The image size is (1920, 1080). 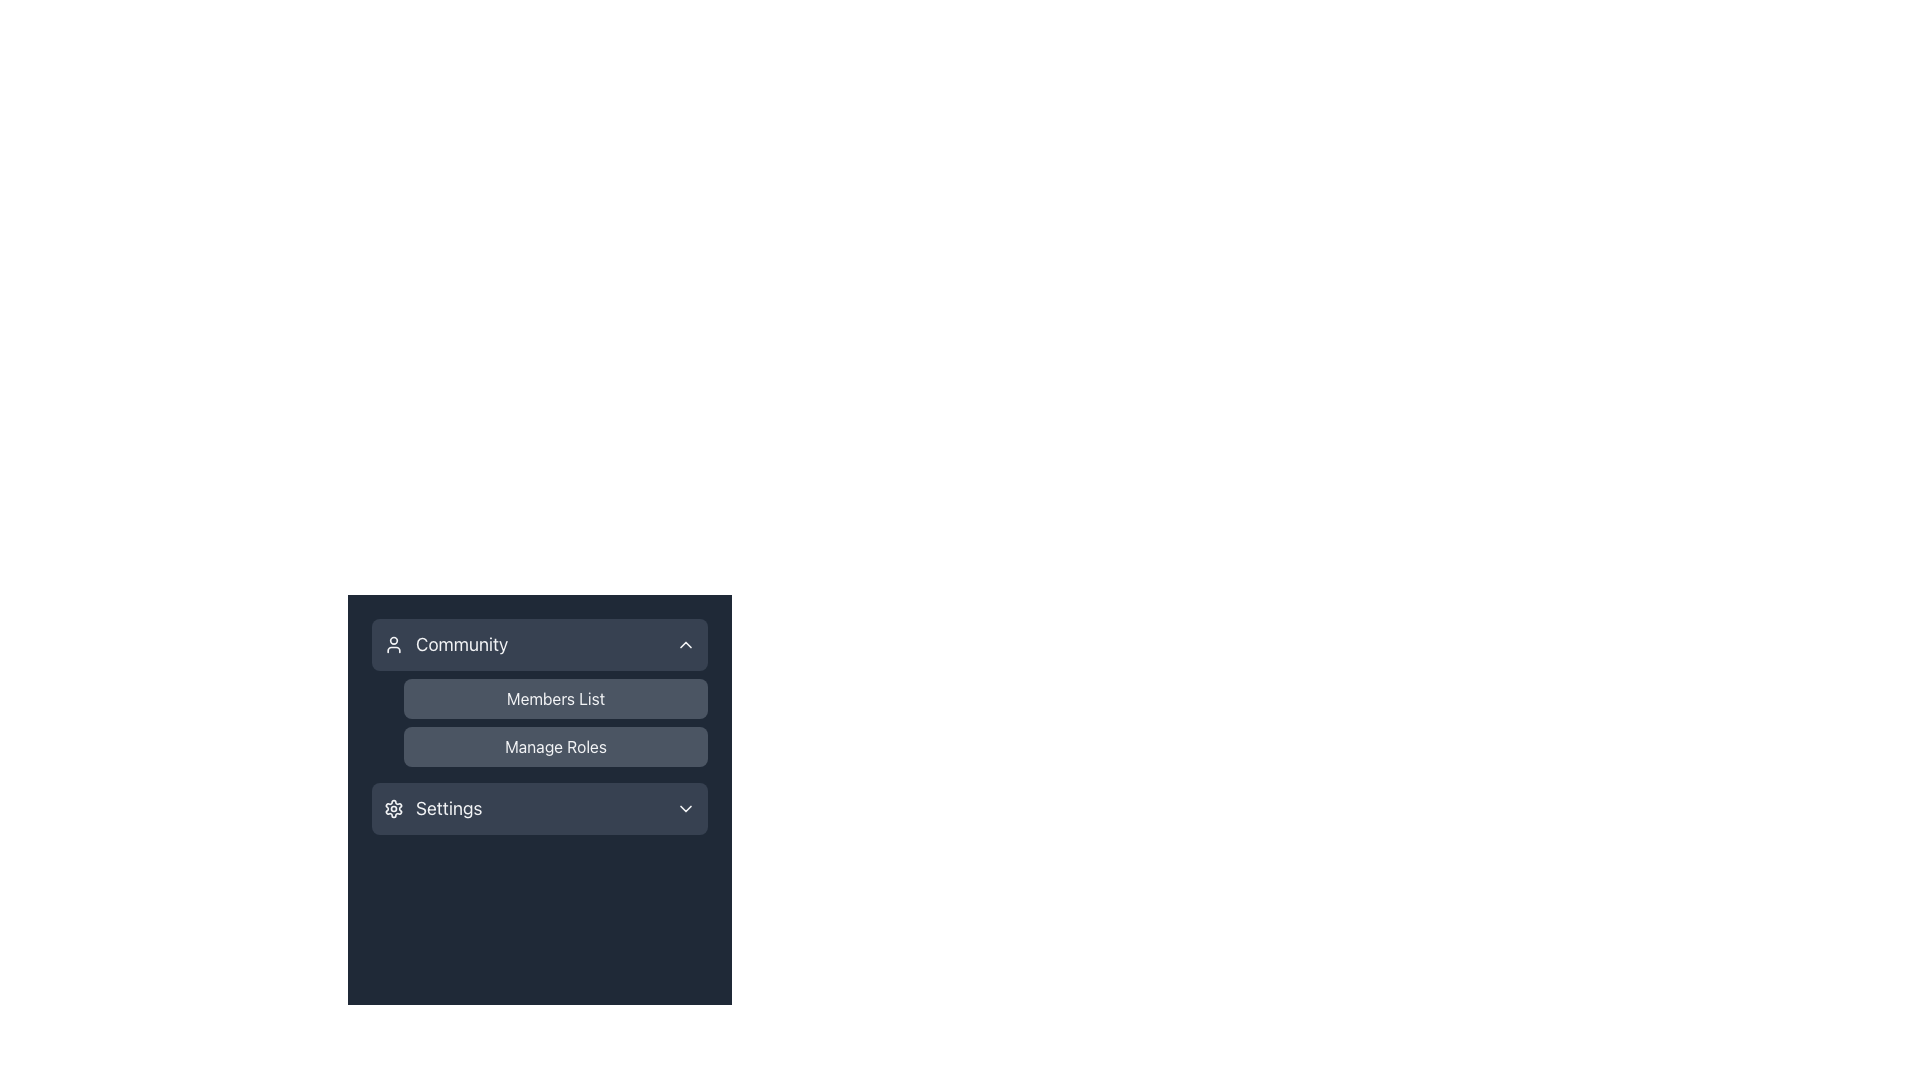 I want to click on the downward-facing chevron icon located on the right side of the 'Community' block, so click(x=686, y=644).